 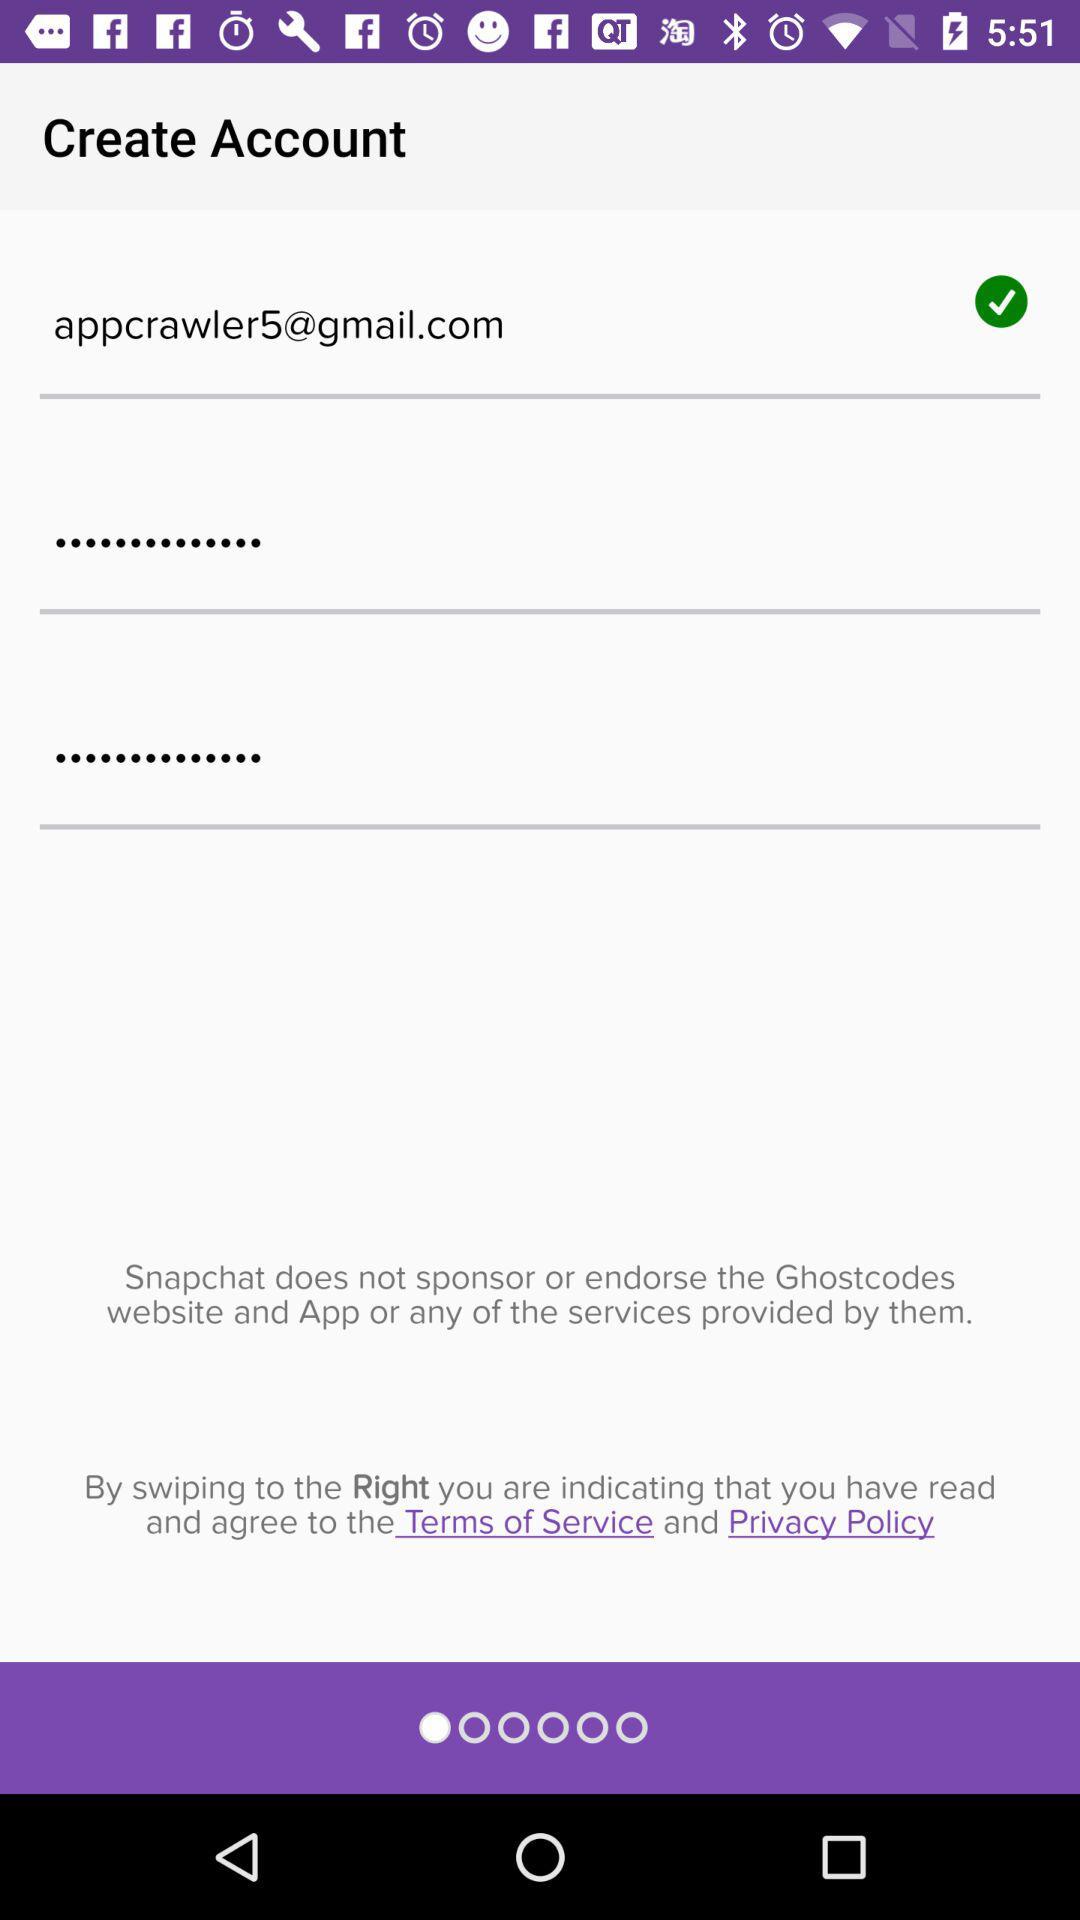 I want to click on icon below the create account, so click(x=540, y=312).